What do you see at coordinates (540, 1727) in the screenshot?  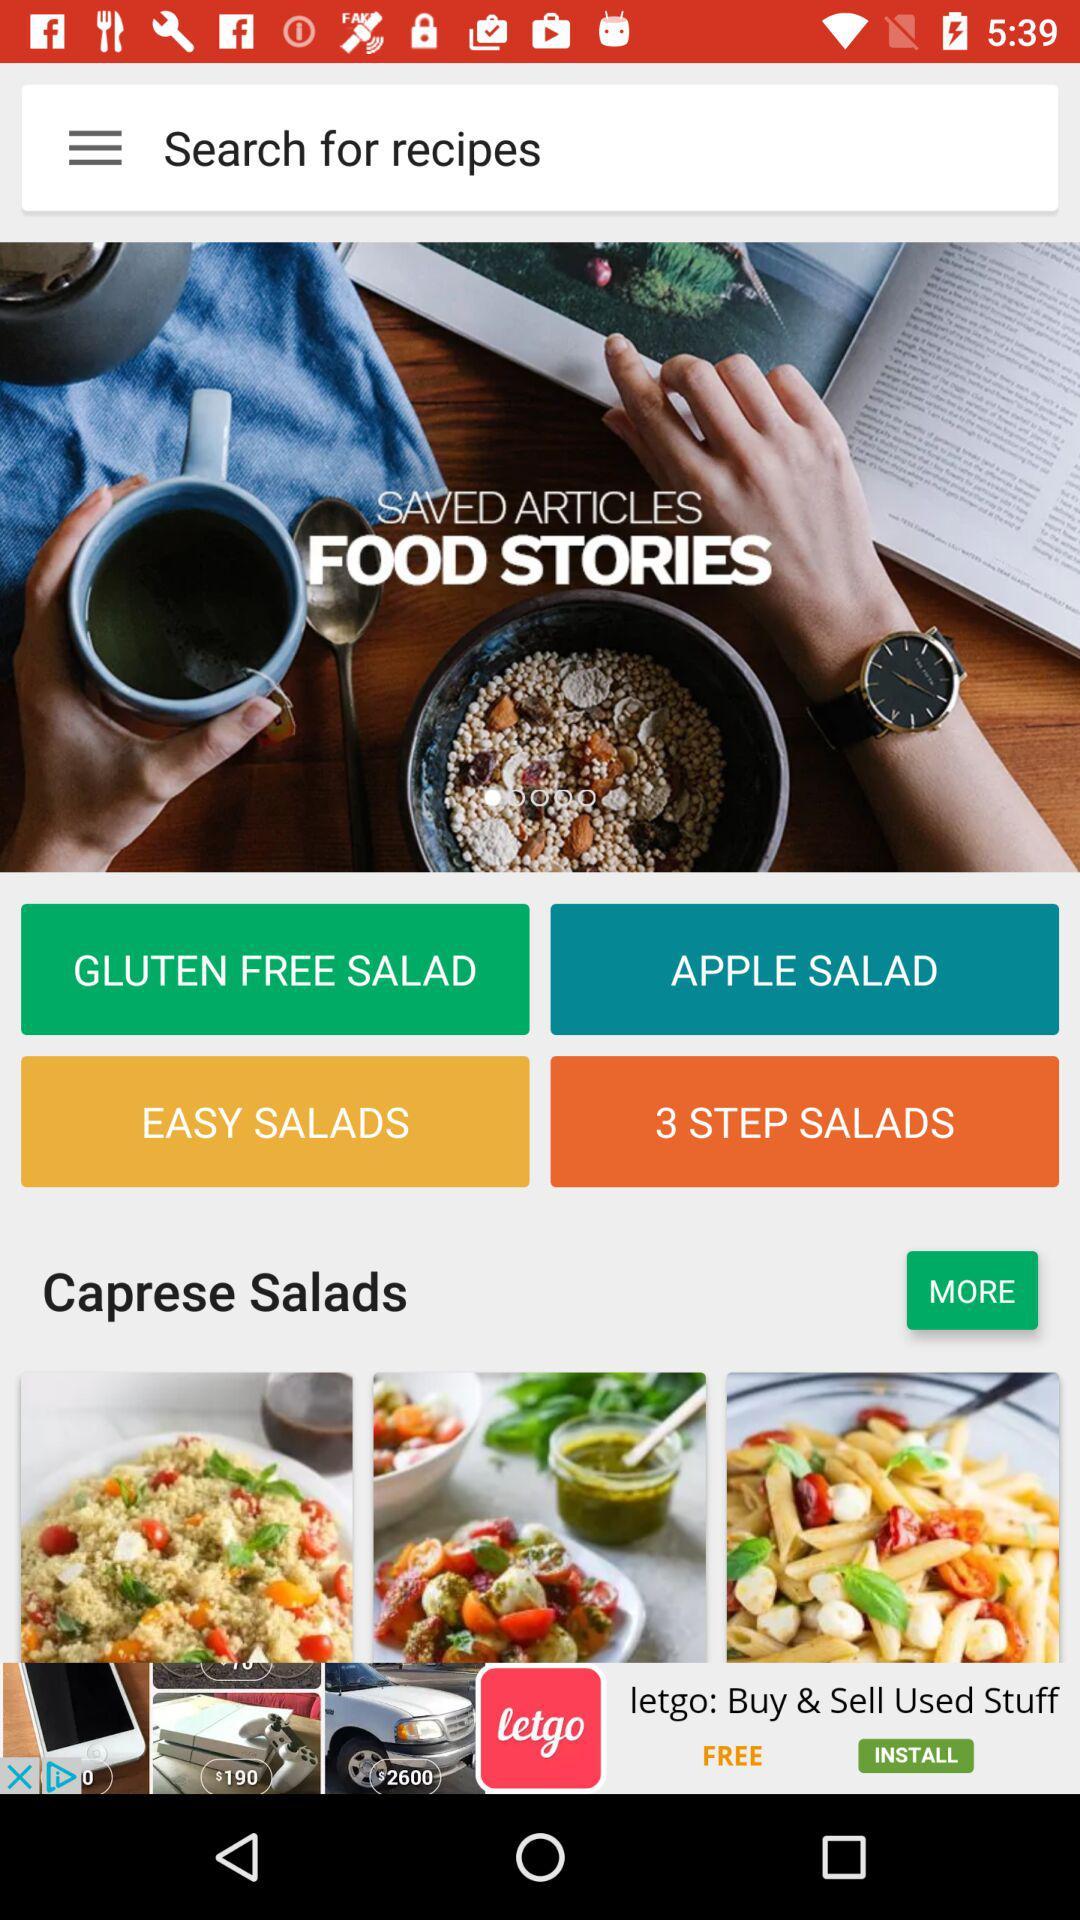 I see `advertisement banner for letgo buy sell used stuff` at bounding box center [540, 1727].